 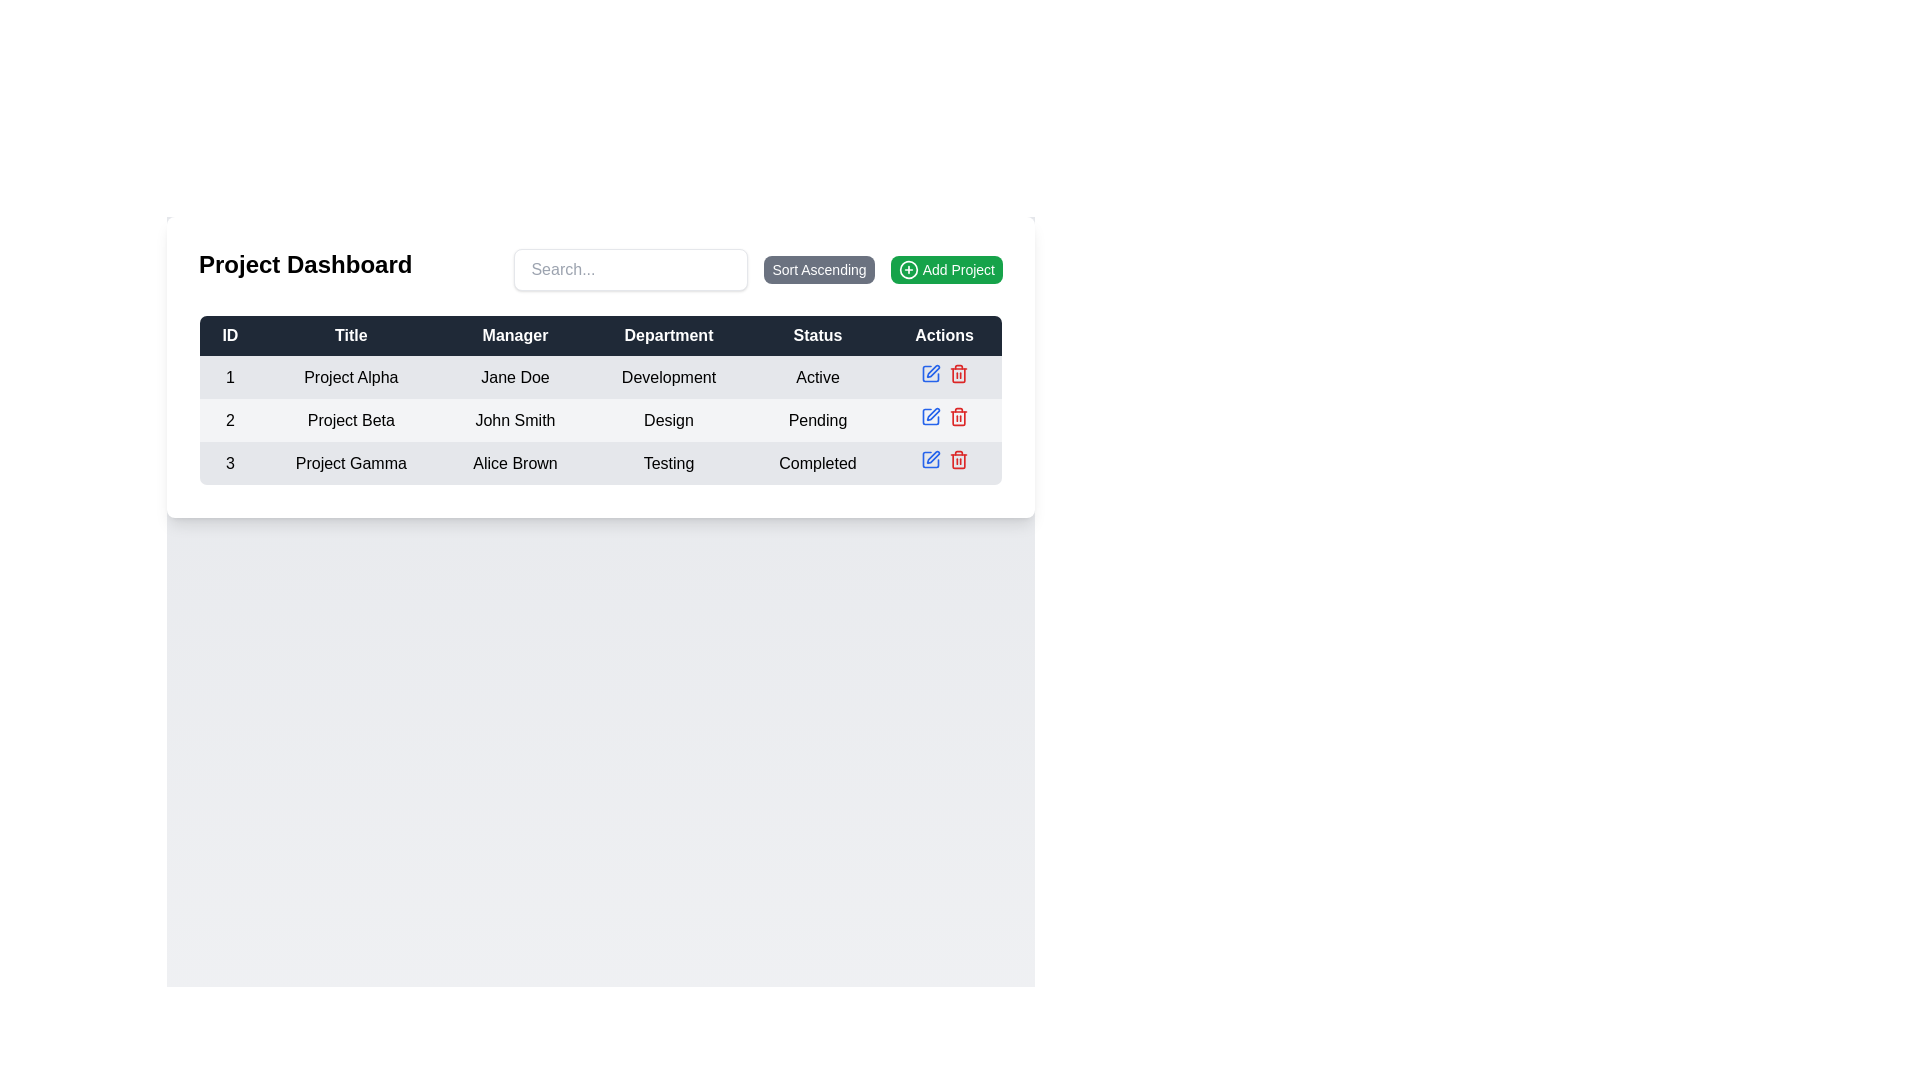 I want to click on the delete icon button, styled in red and resembling a trash can, located in the 'Actions' column of the second row for 'Project Beta', so click(x=957, y=461).